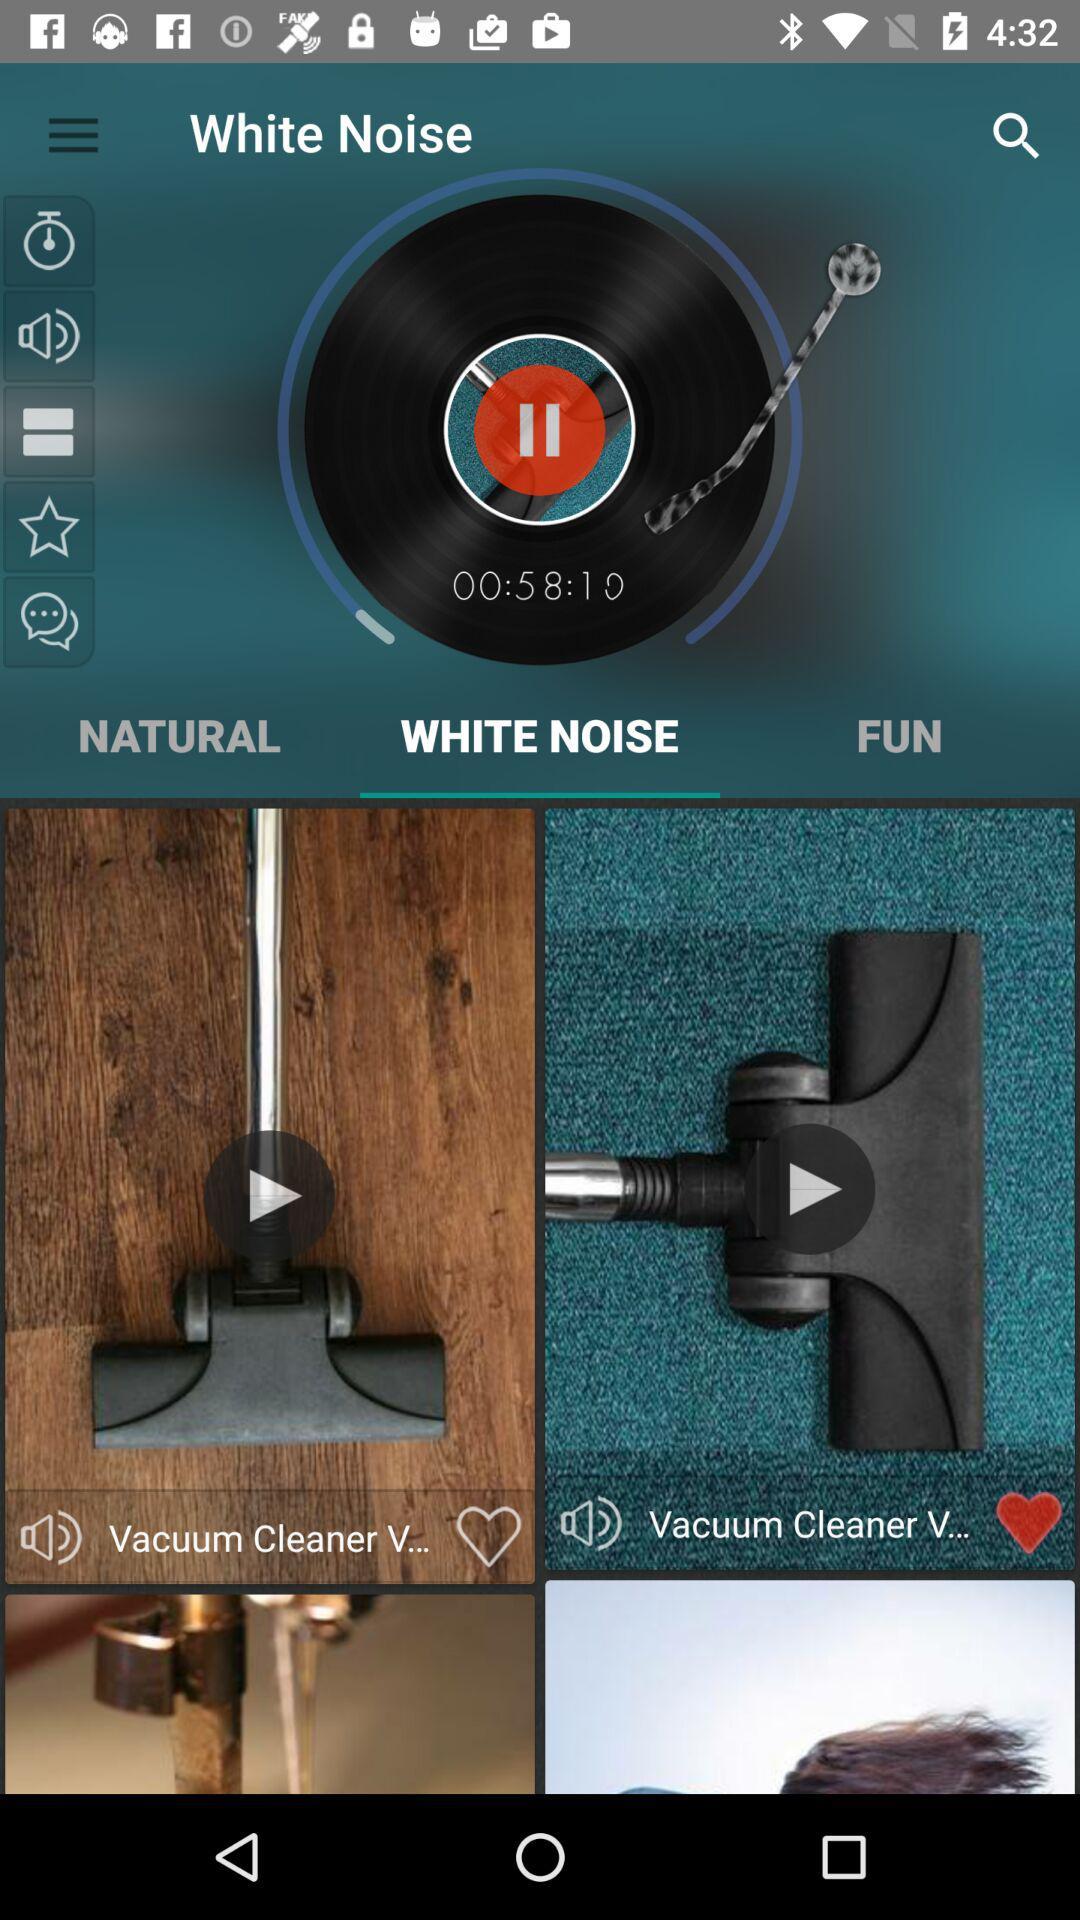  Describe the element at coordinates (590, 1522) in the screenshot. I see `mute or unmute` at that location.